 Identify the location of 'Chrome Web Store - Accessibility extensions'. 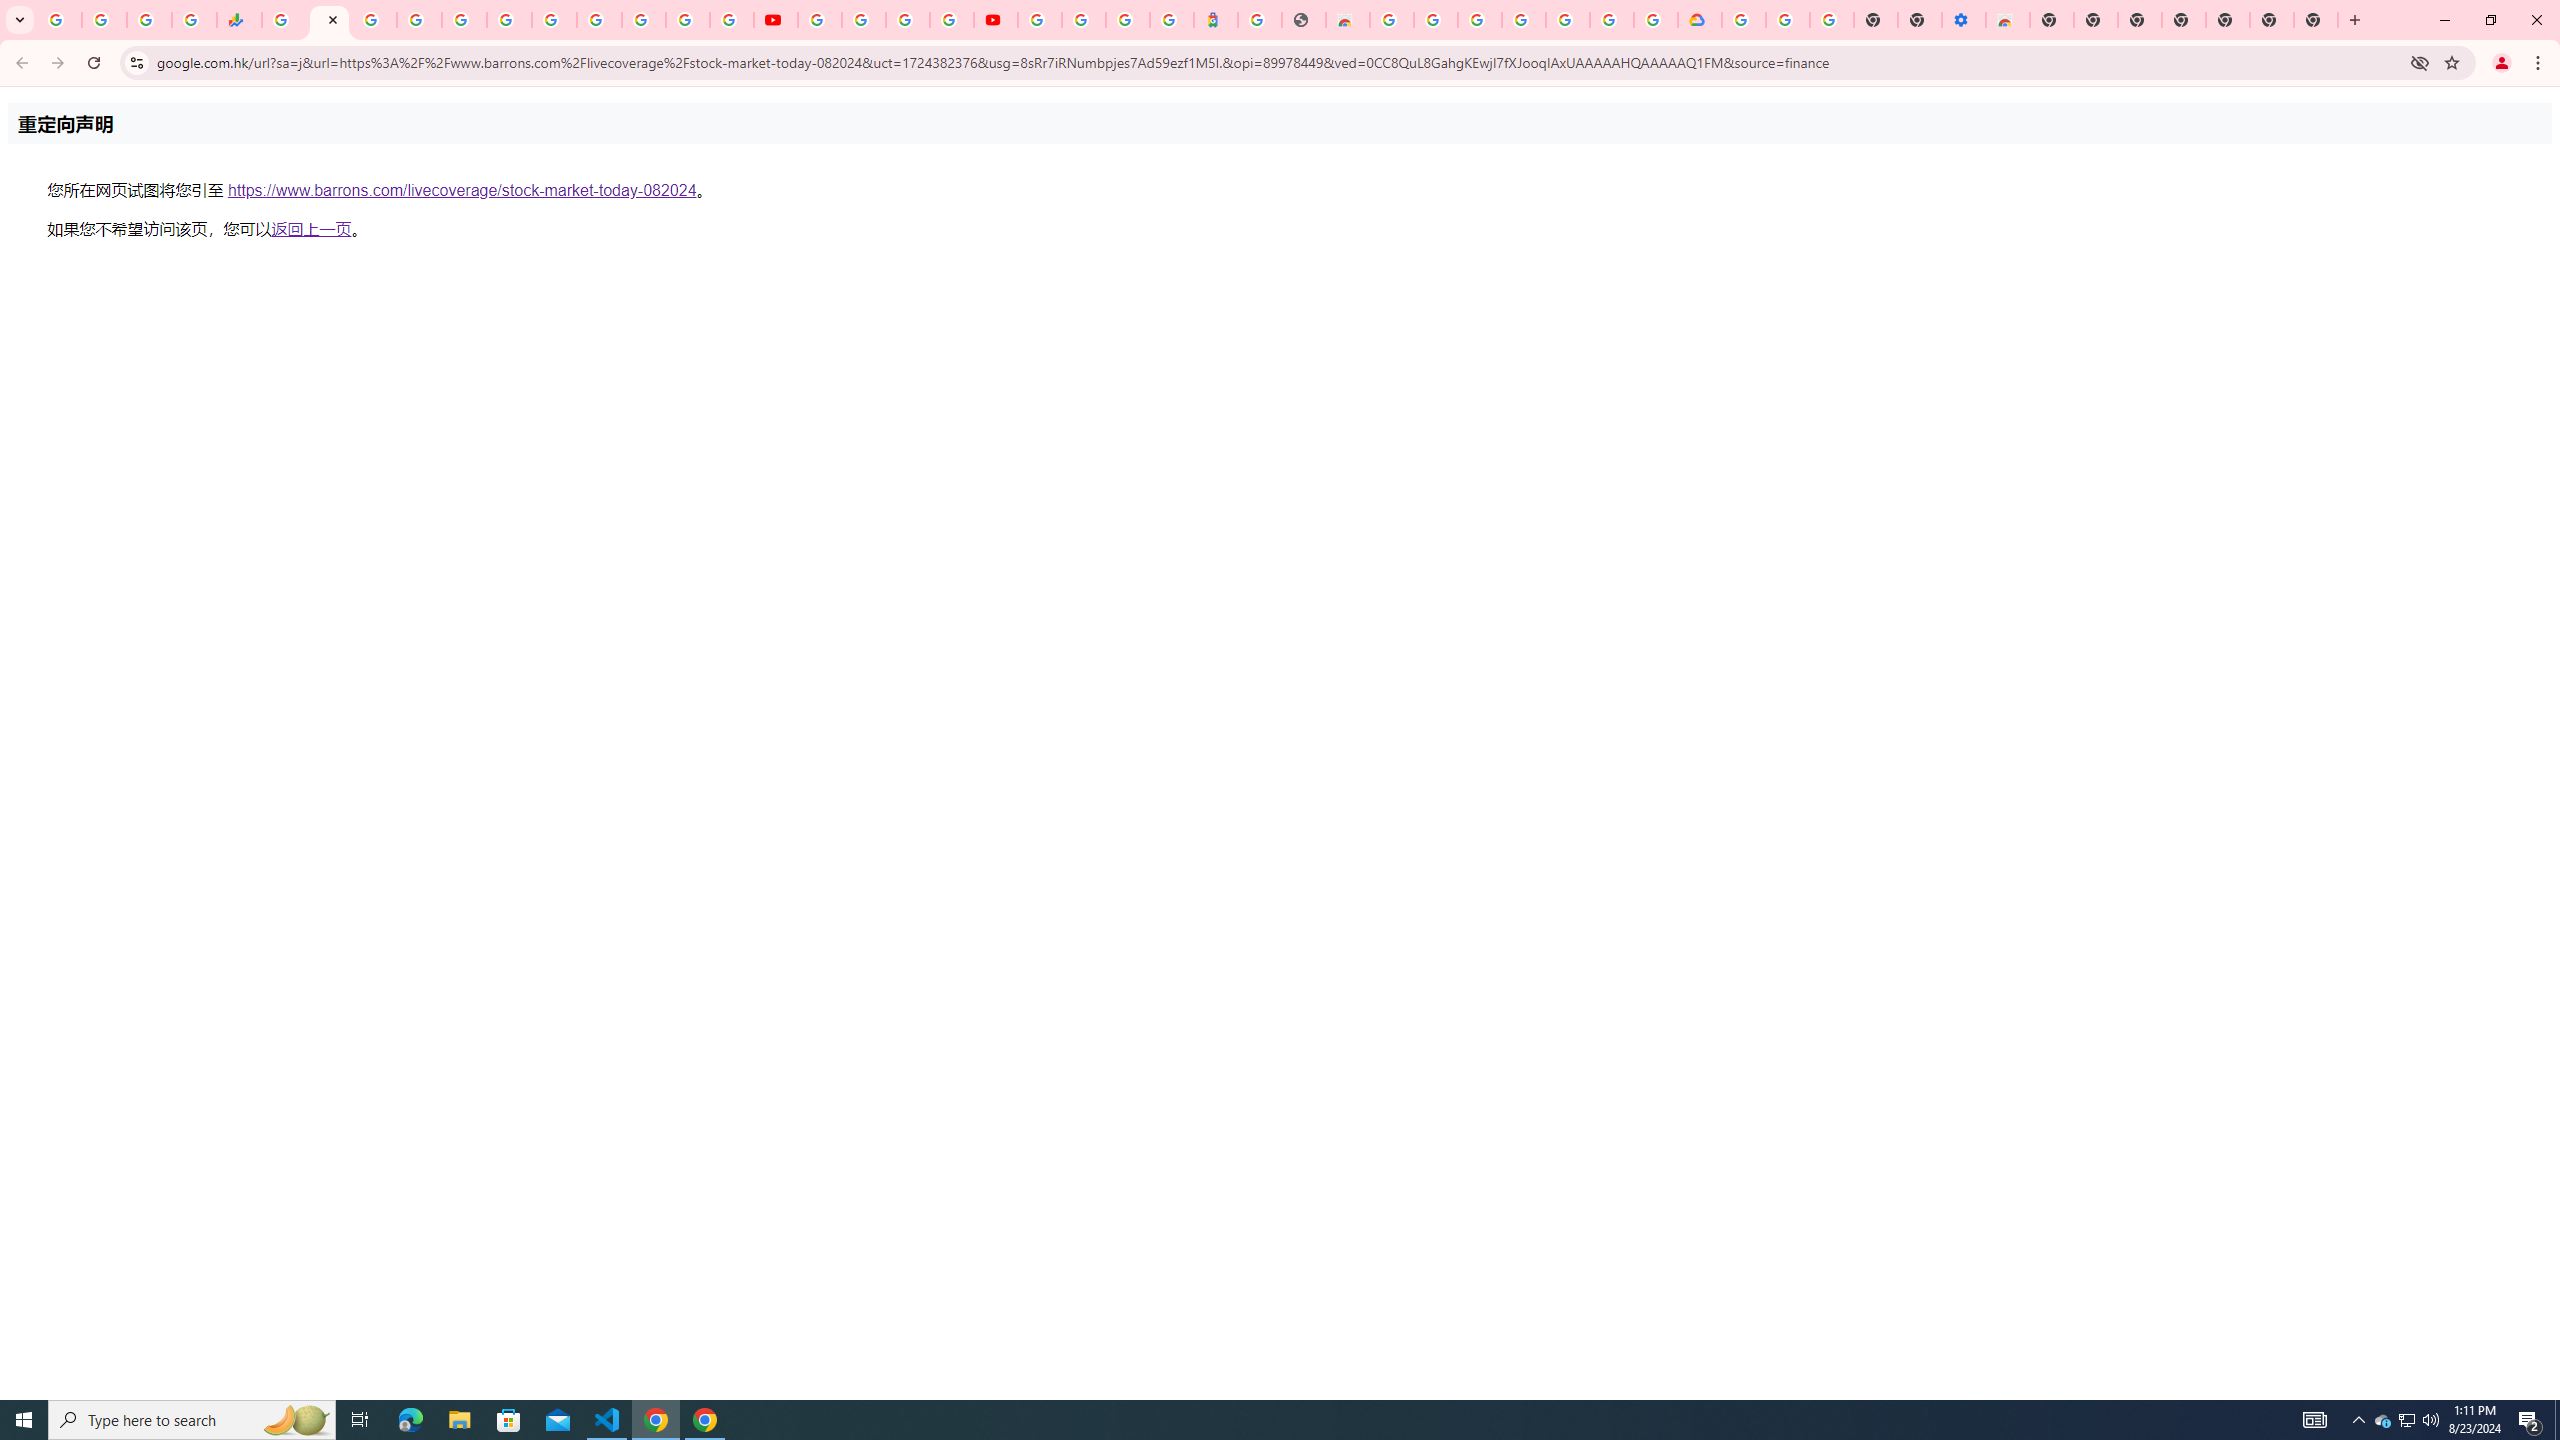
(2006, 19).